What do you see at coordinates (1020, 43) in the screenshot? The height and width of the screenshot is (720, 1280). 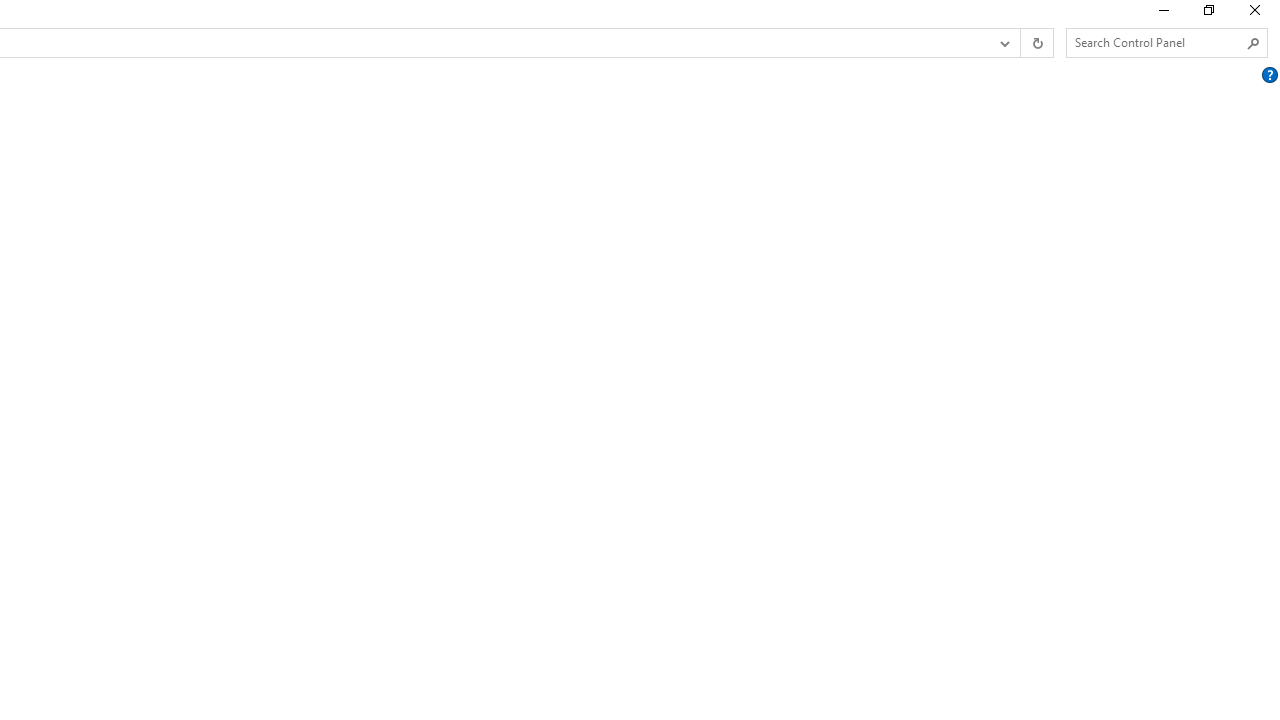 I see `'Address band toolbar'` at bounding box center [1020, 43].